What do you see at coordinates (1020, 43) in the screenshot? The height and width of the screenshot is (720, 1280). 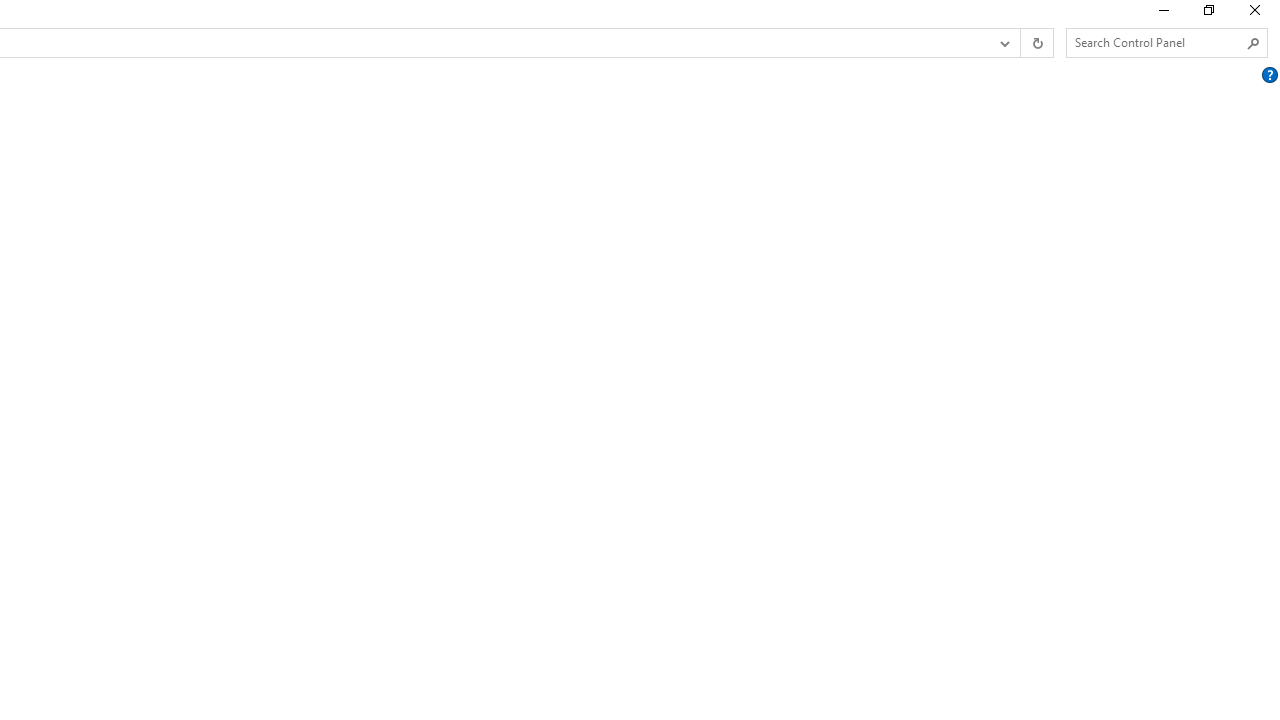 I see `'Address band toolbar'` at bounding box center [1020, 43].